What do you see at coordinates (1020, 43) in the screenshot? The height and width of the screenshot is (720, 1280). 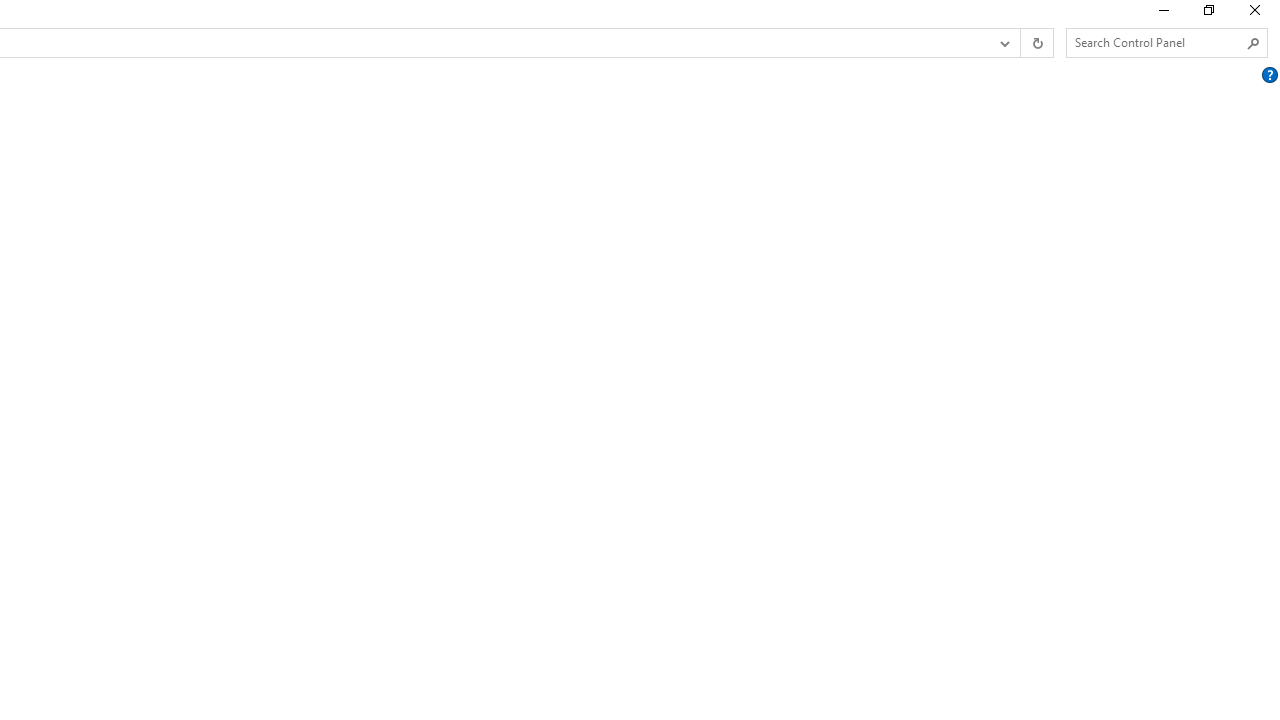 I see `'Address band toolbar'` at bounding box center [1020, 43].